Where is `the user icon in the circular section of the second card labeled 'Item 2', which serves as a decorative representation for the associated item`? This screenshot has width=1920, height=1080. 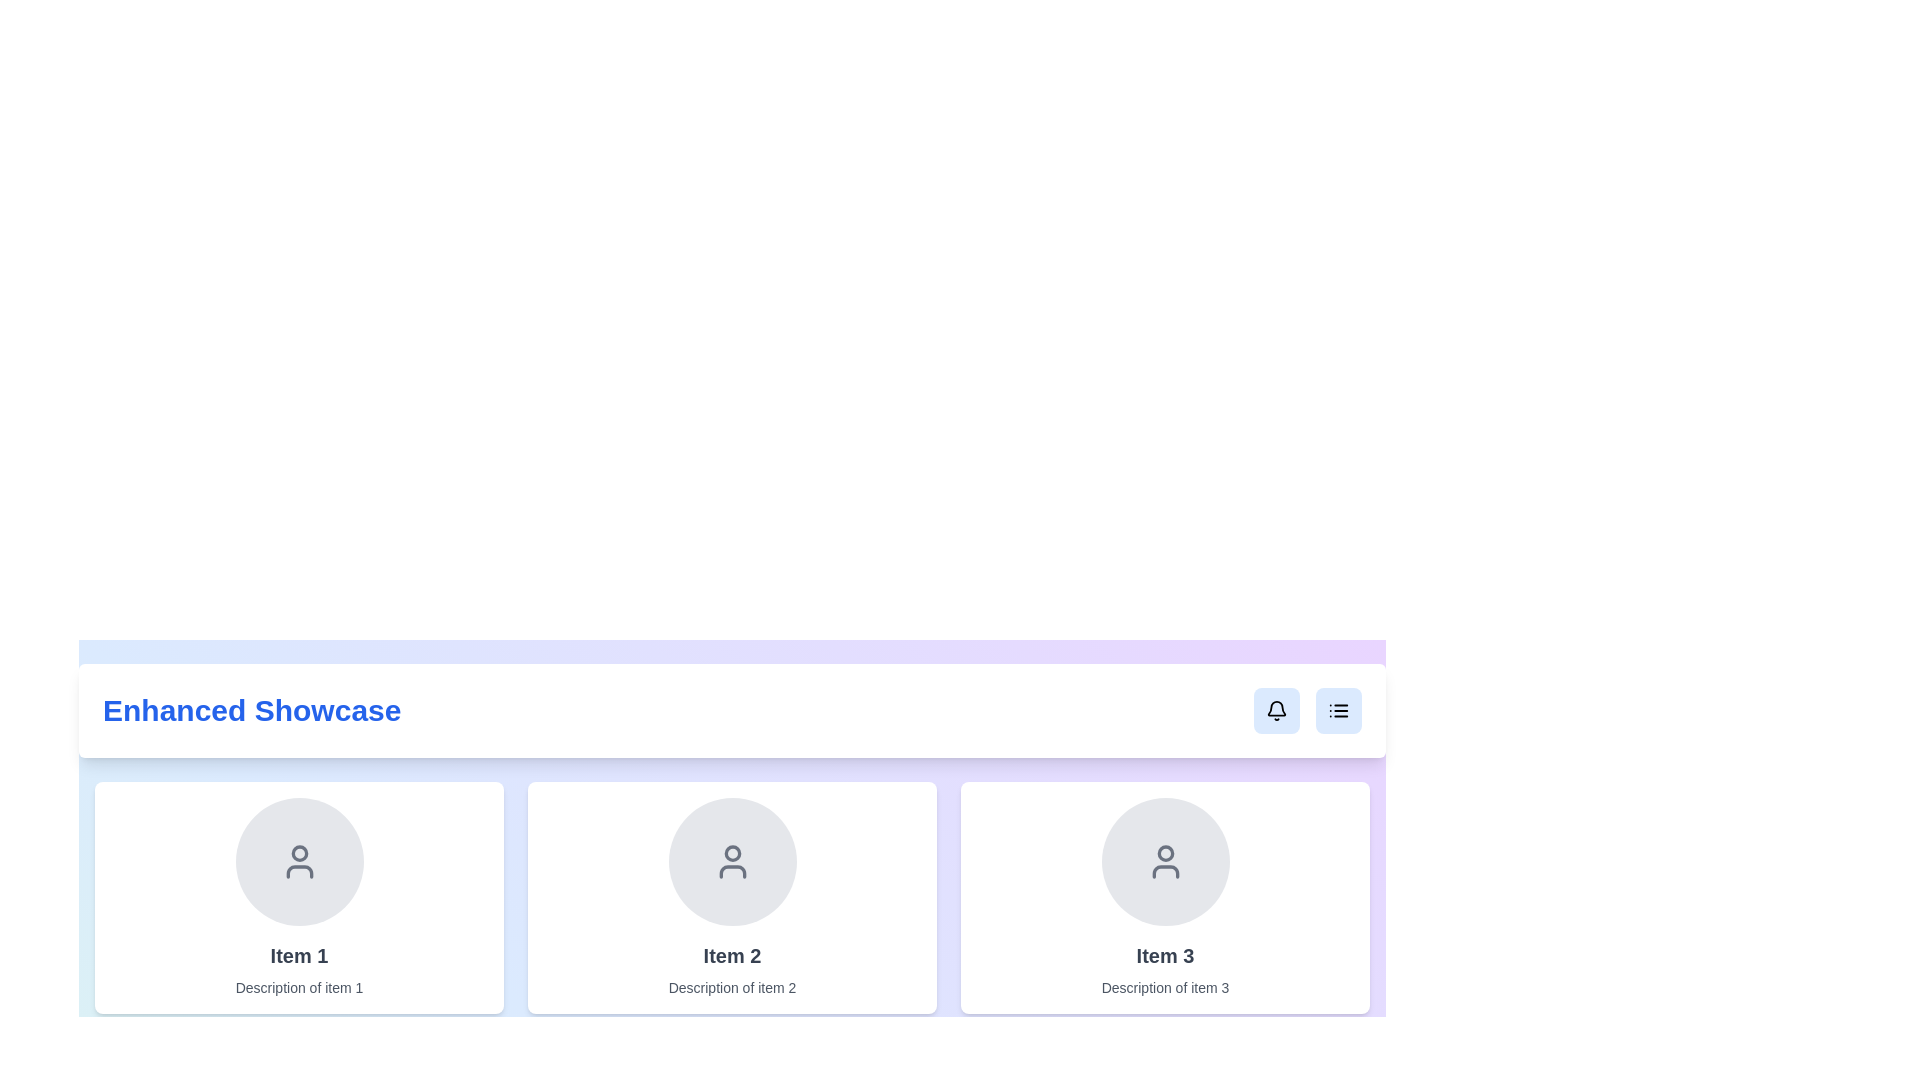 the user icon in the circular section of the second card labeled 'Item 2', which serves as a decorative representation for the associated item is located at coordinates (731, 860).